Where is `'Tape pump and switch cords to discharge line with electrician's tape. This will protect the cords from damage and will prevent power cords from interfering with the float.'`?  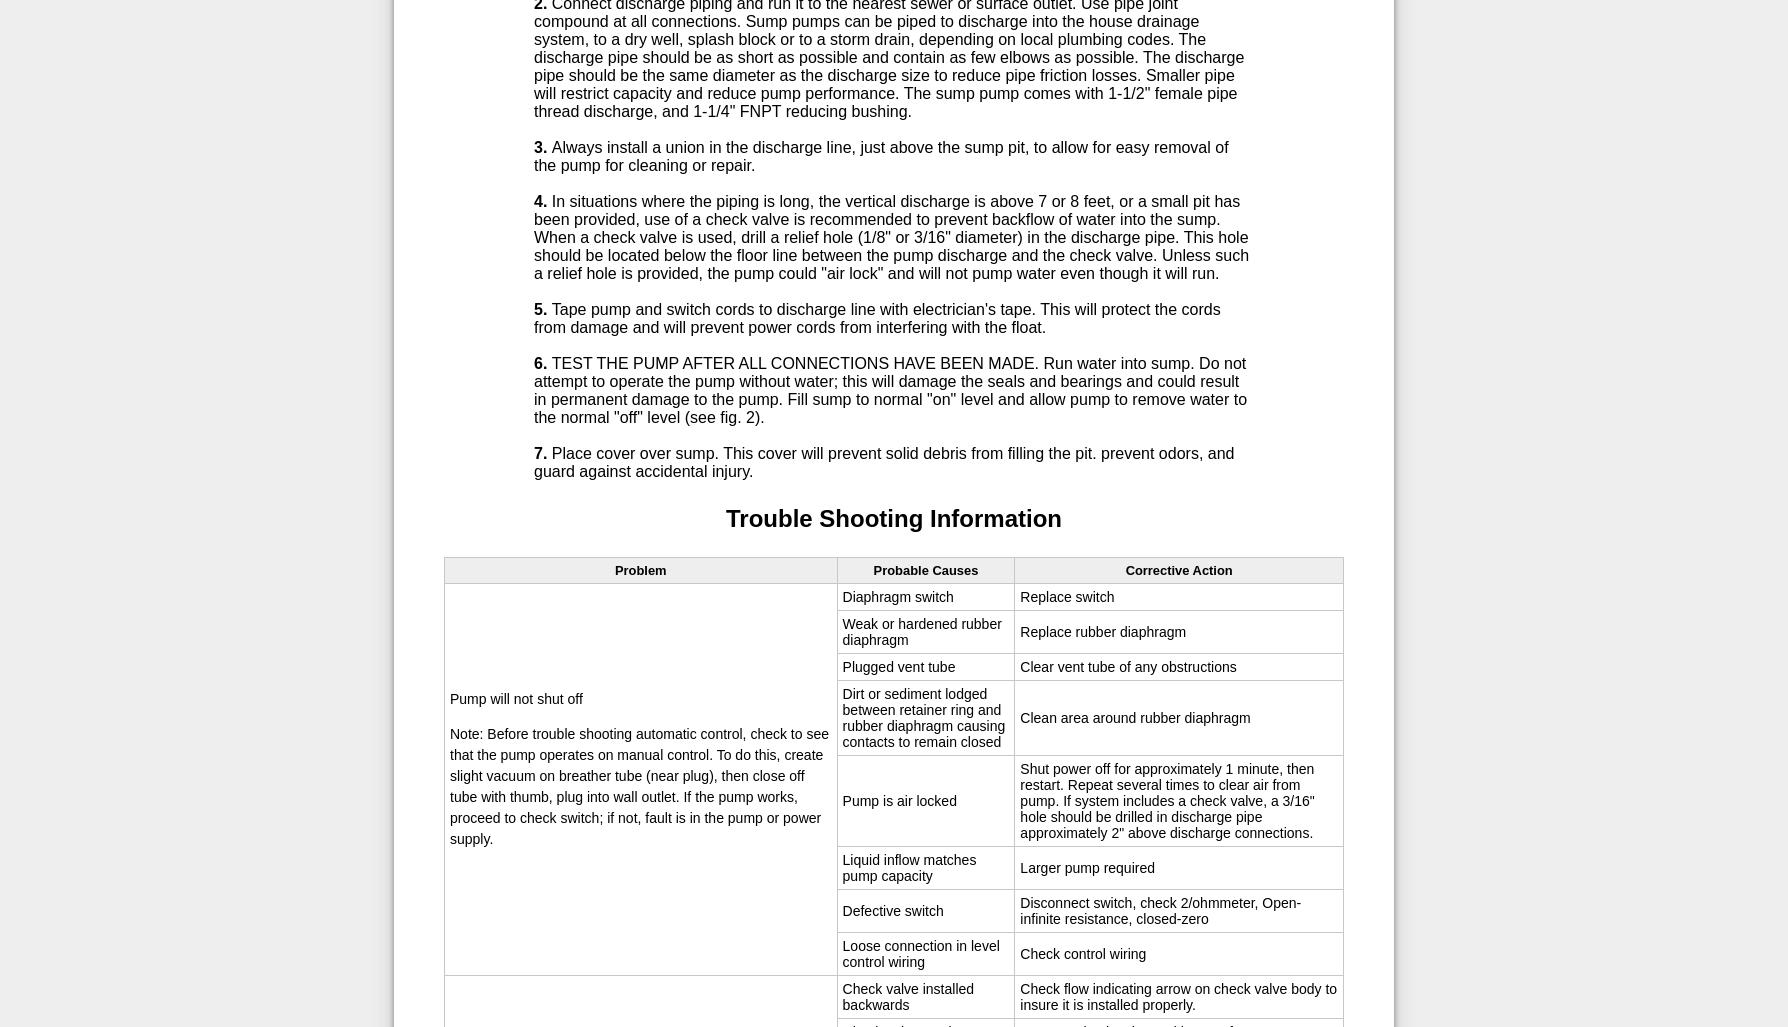 'Tape pump and switch cords to discharge line with electrician's tape. This will protect the cords from damage and will prevent power cords from interfering with the float.' is located at coordinates (876, 316).